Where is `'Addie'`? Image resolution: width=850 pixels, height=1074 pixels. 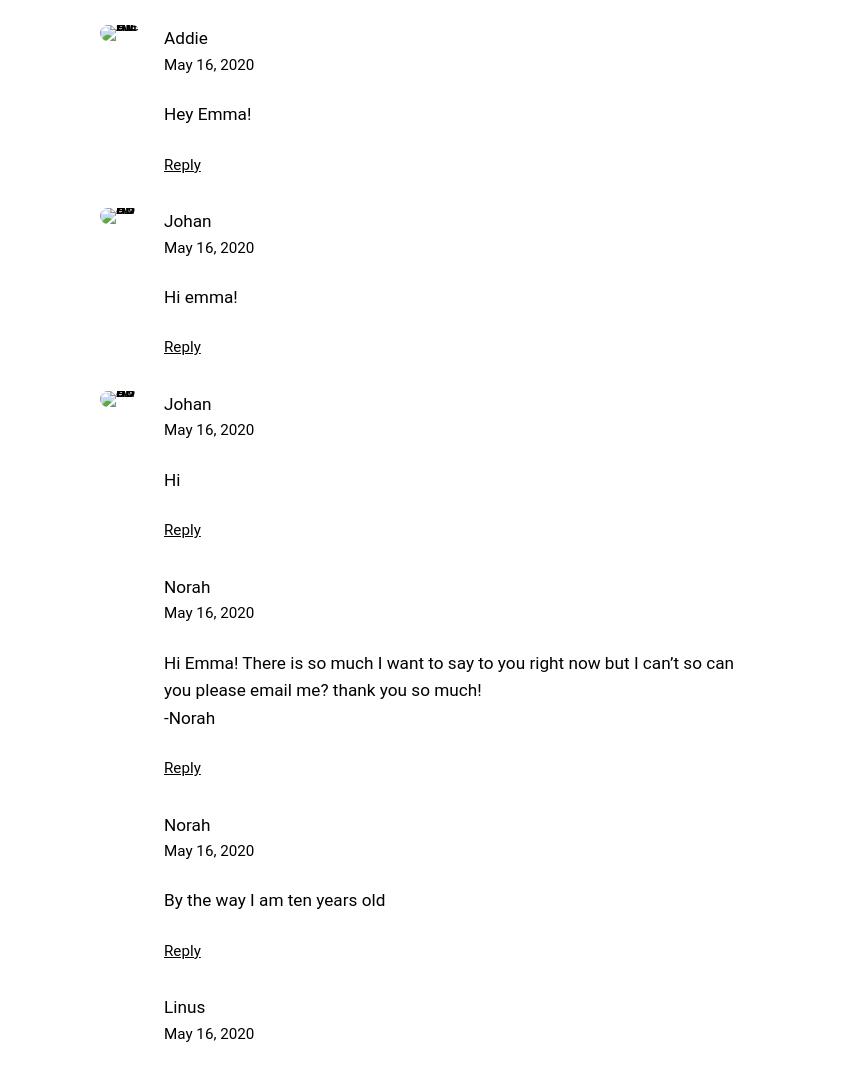
'Addie' is located at coordinates (184, 37).